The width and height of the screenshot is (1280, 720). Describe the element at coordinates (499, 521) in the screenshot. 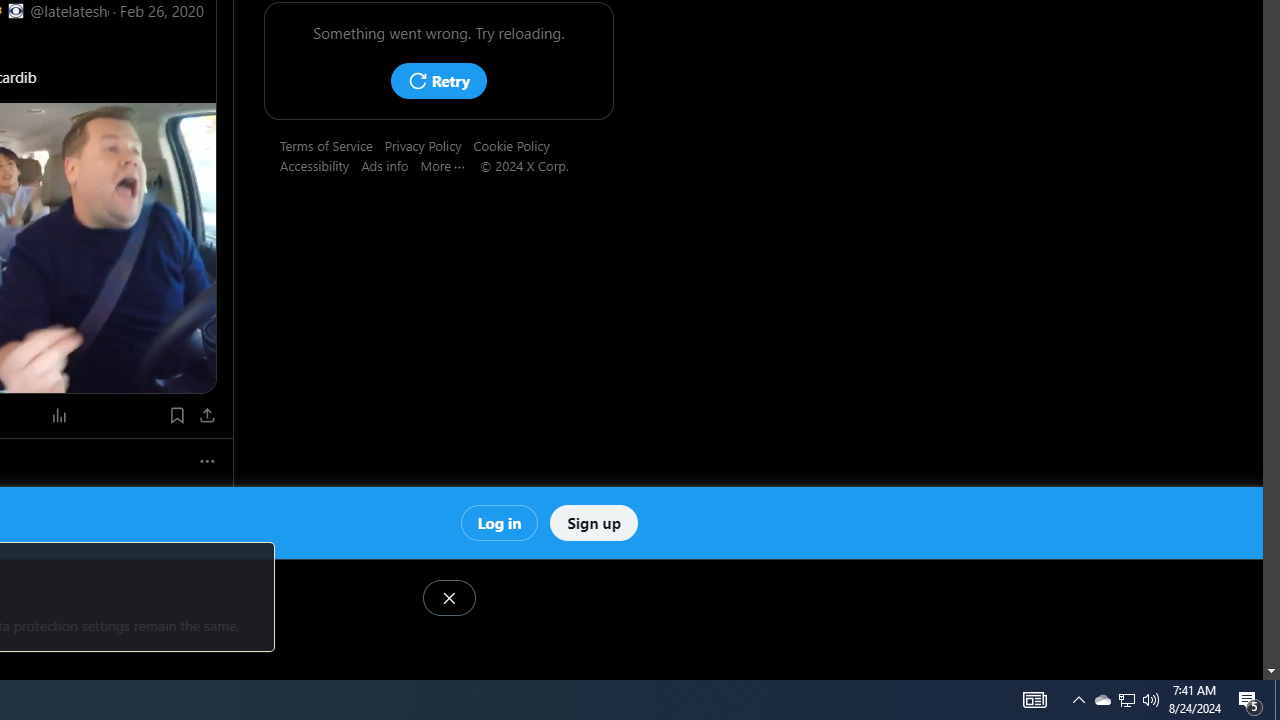

I see `'Log in'` at that location.